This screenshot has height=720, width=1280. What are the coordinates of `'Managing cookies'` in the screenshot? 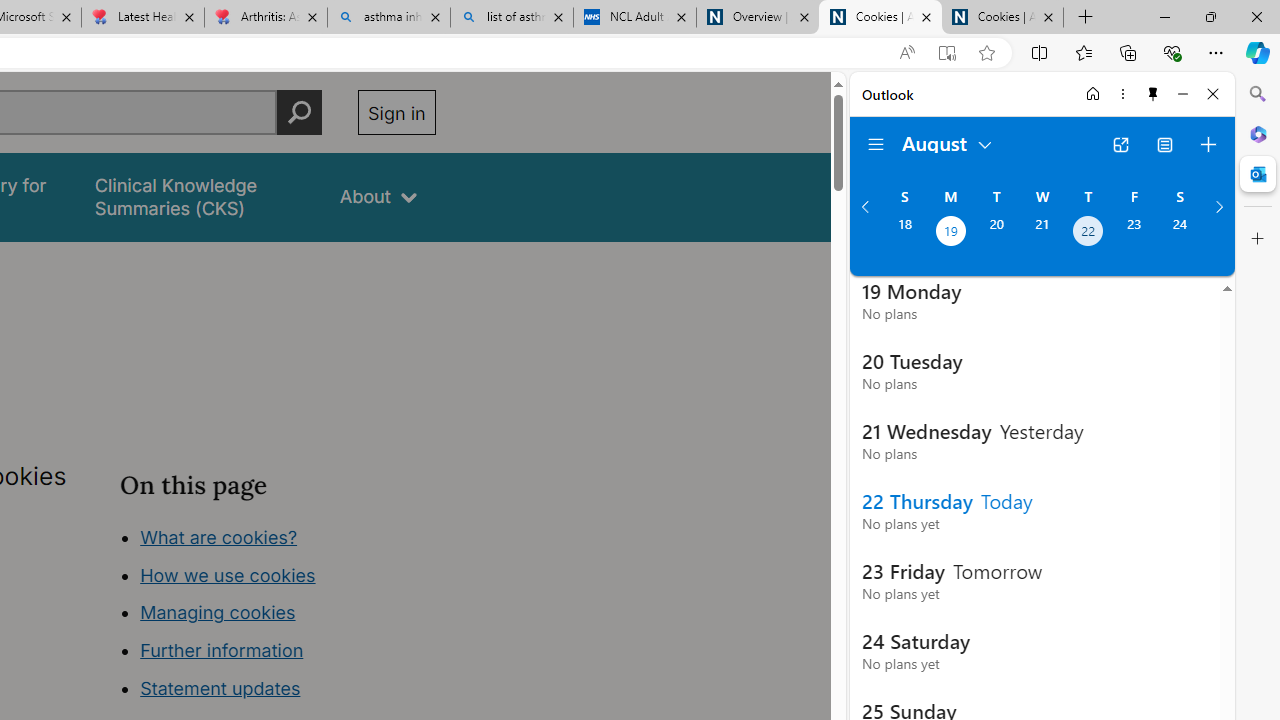 It's located at (217, 612).